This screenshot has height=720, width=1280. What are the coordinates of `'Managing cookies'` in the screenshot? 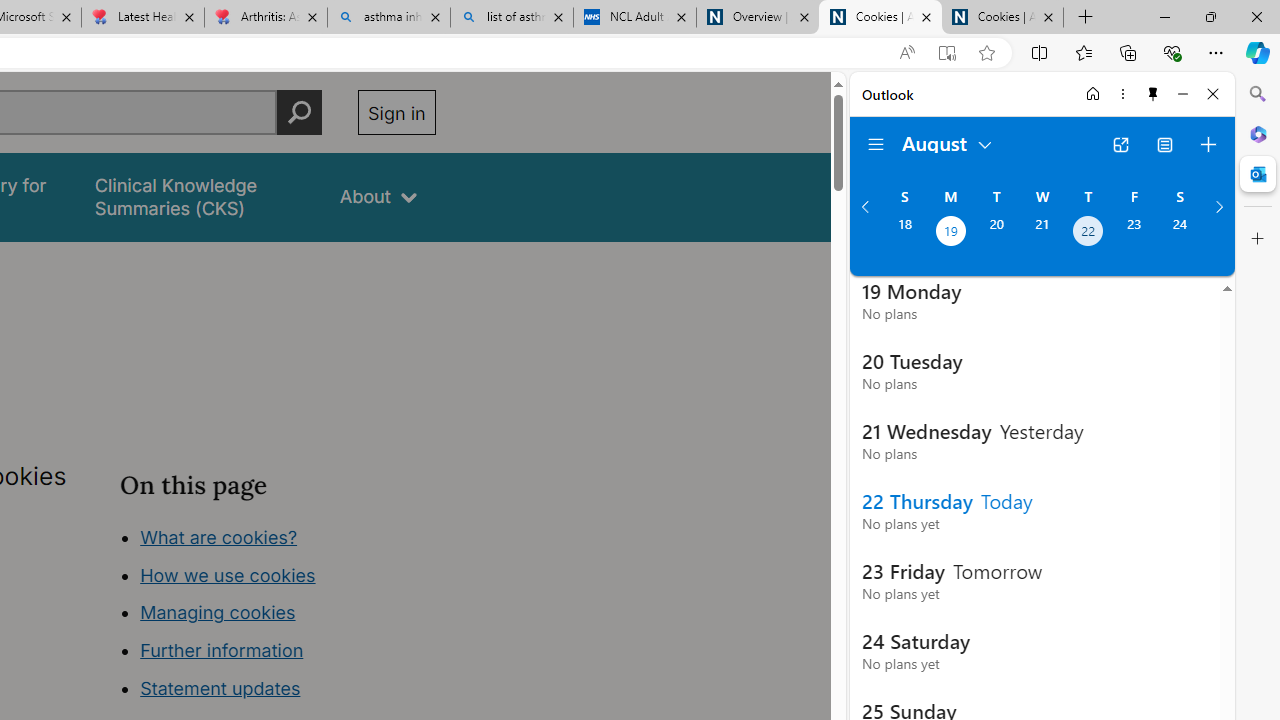 It's located at (217, 612).